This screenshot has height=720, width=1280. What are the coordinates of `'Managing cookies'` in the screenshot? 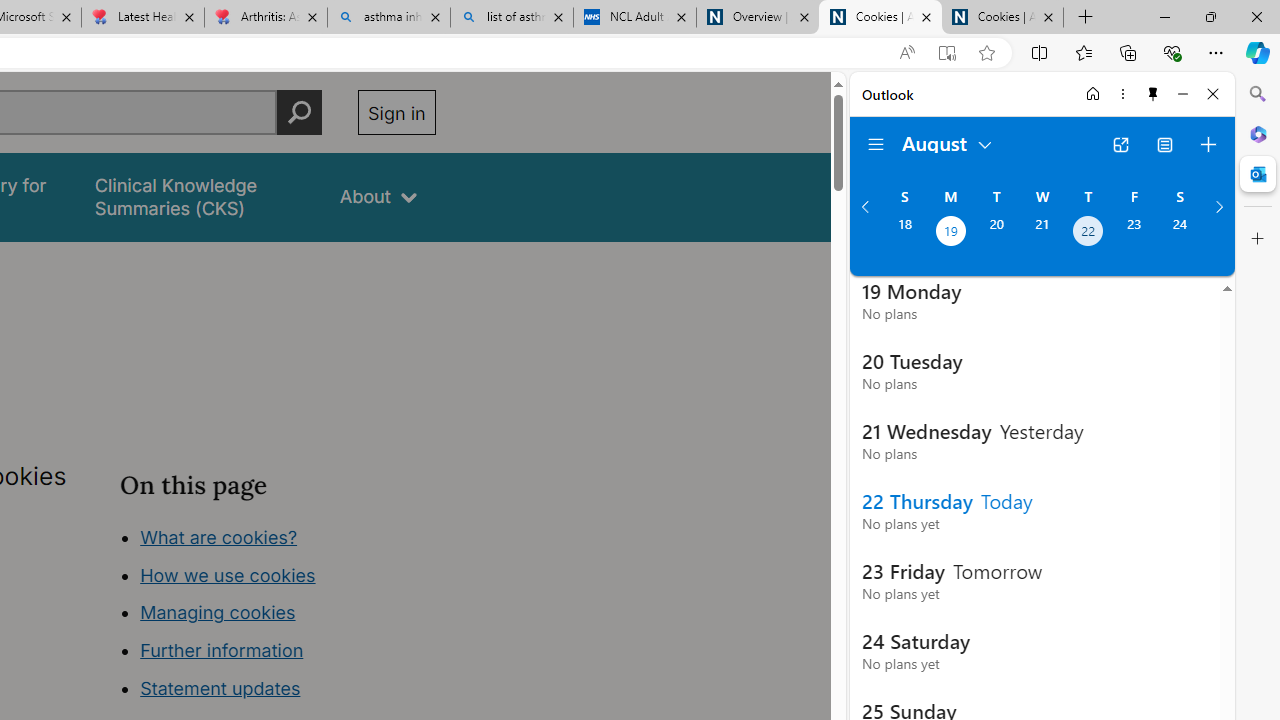 It's located at (217, 612).